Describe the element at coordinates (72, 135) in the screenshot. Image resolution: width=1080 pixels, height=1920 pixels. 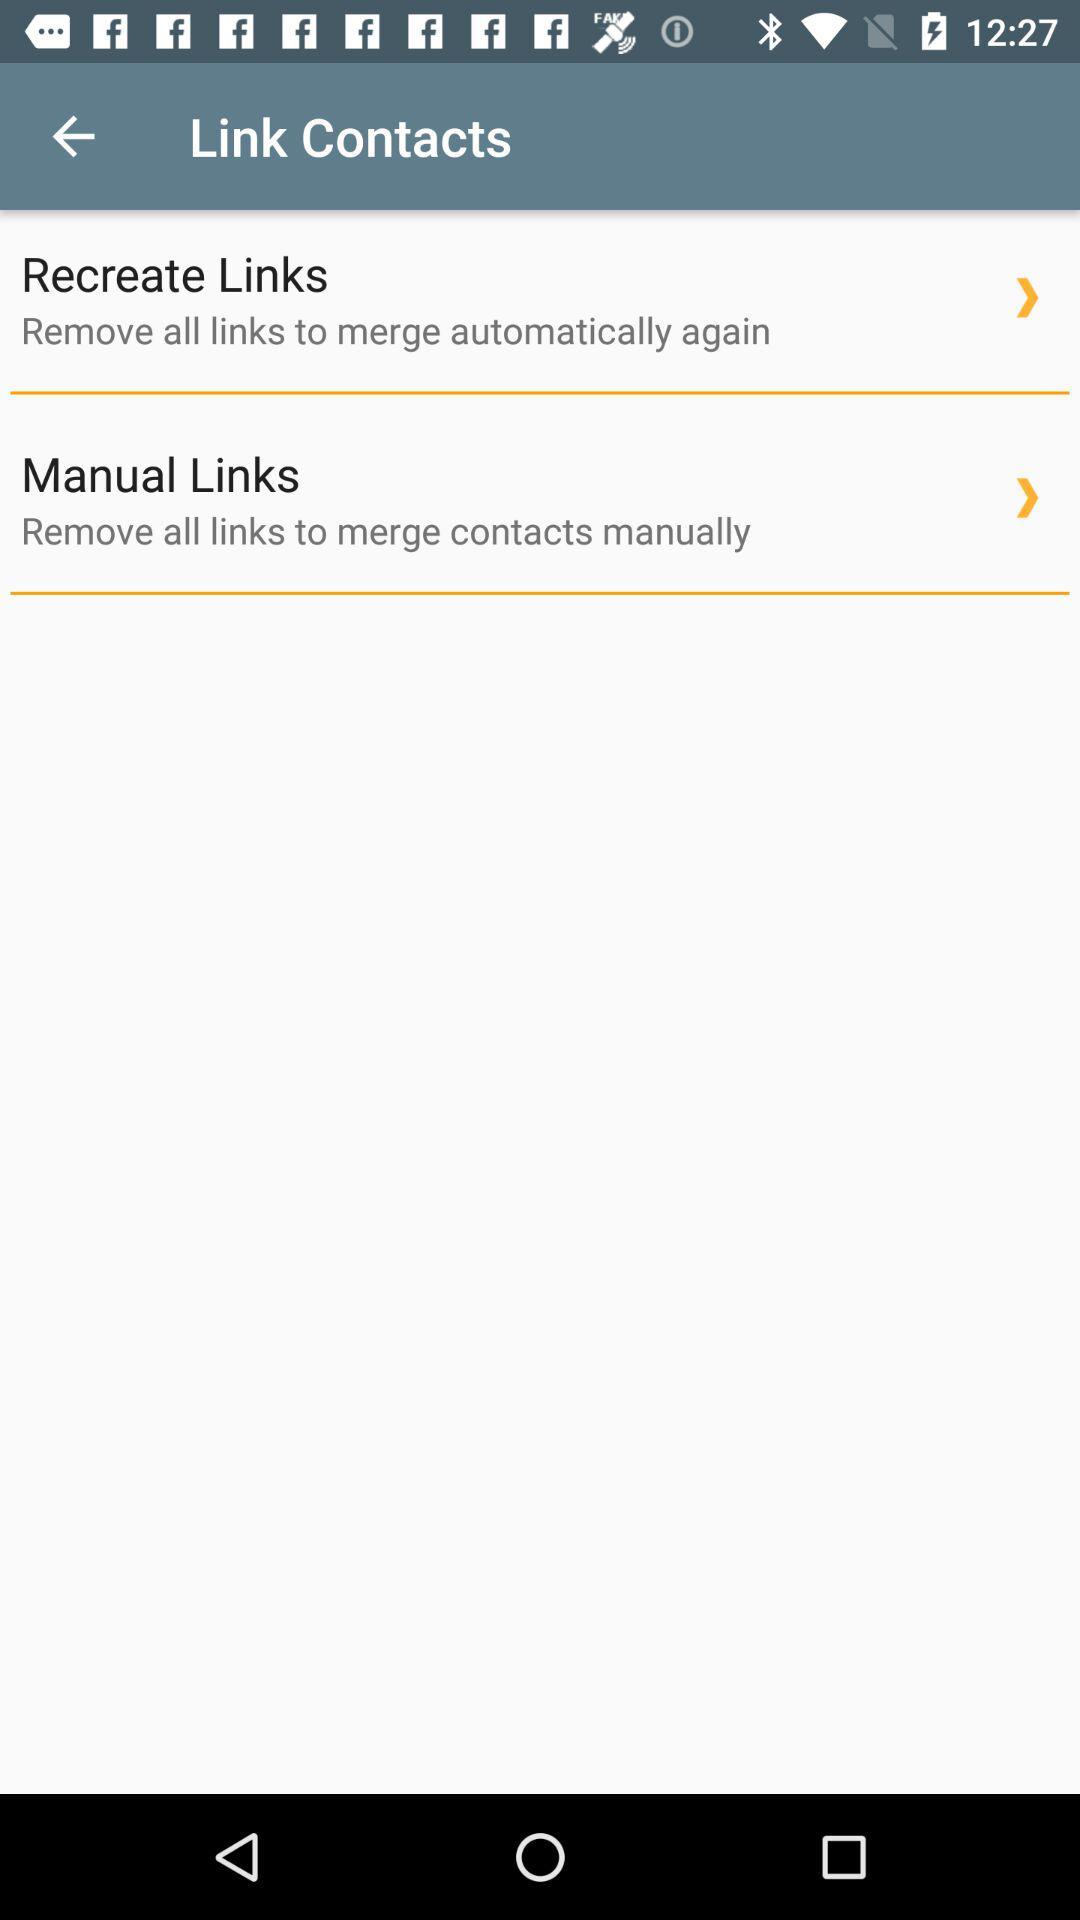
I see `the item next to the link contacts item` at that location.